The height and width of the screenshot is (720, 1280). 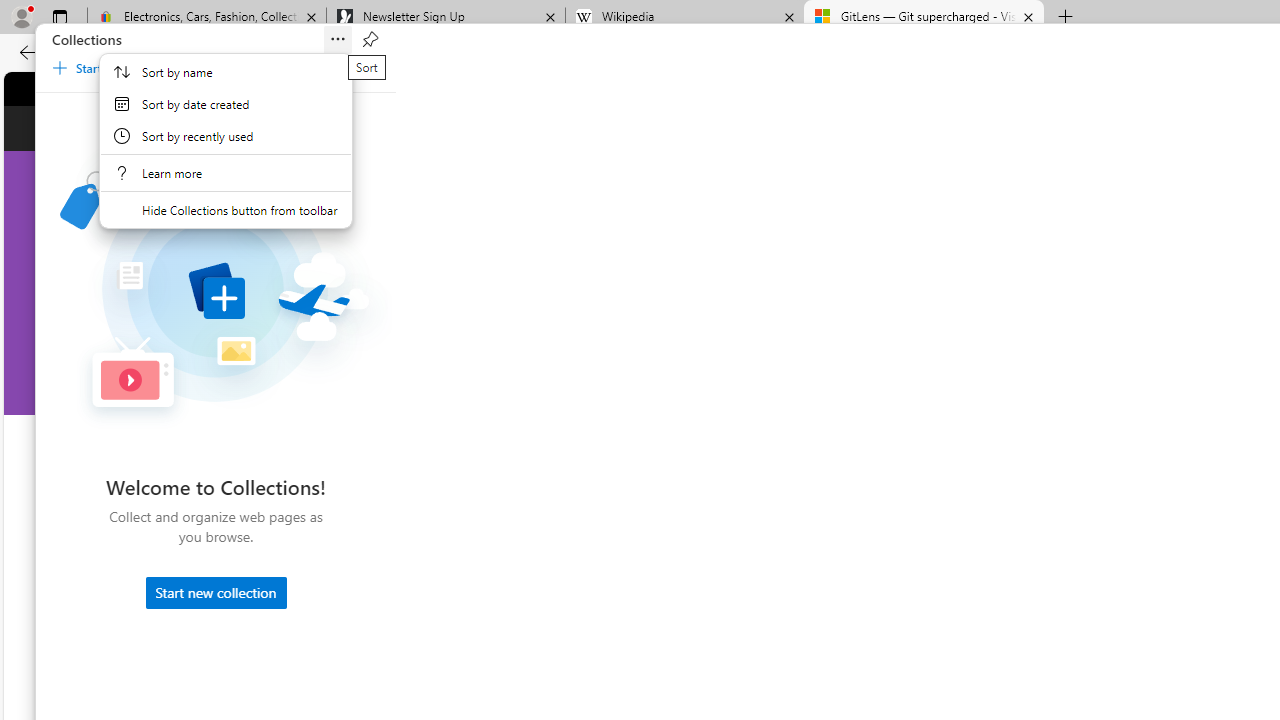 What do you see at coordinates (225, 171) in the screenshot?
I see `'Learn More About Collections'` at bounding box center [225, 171].